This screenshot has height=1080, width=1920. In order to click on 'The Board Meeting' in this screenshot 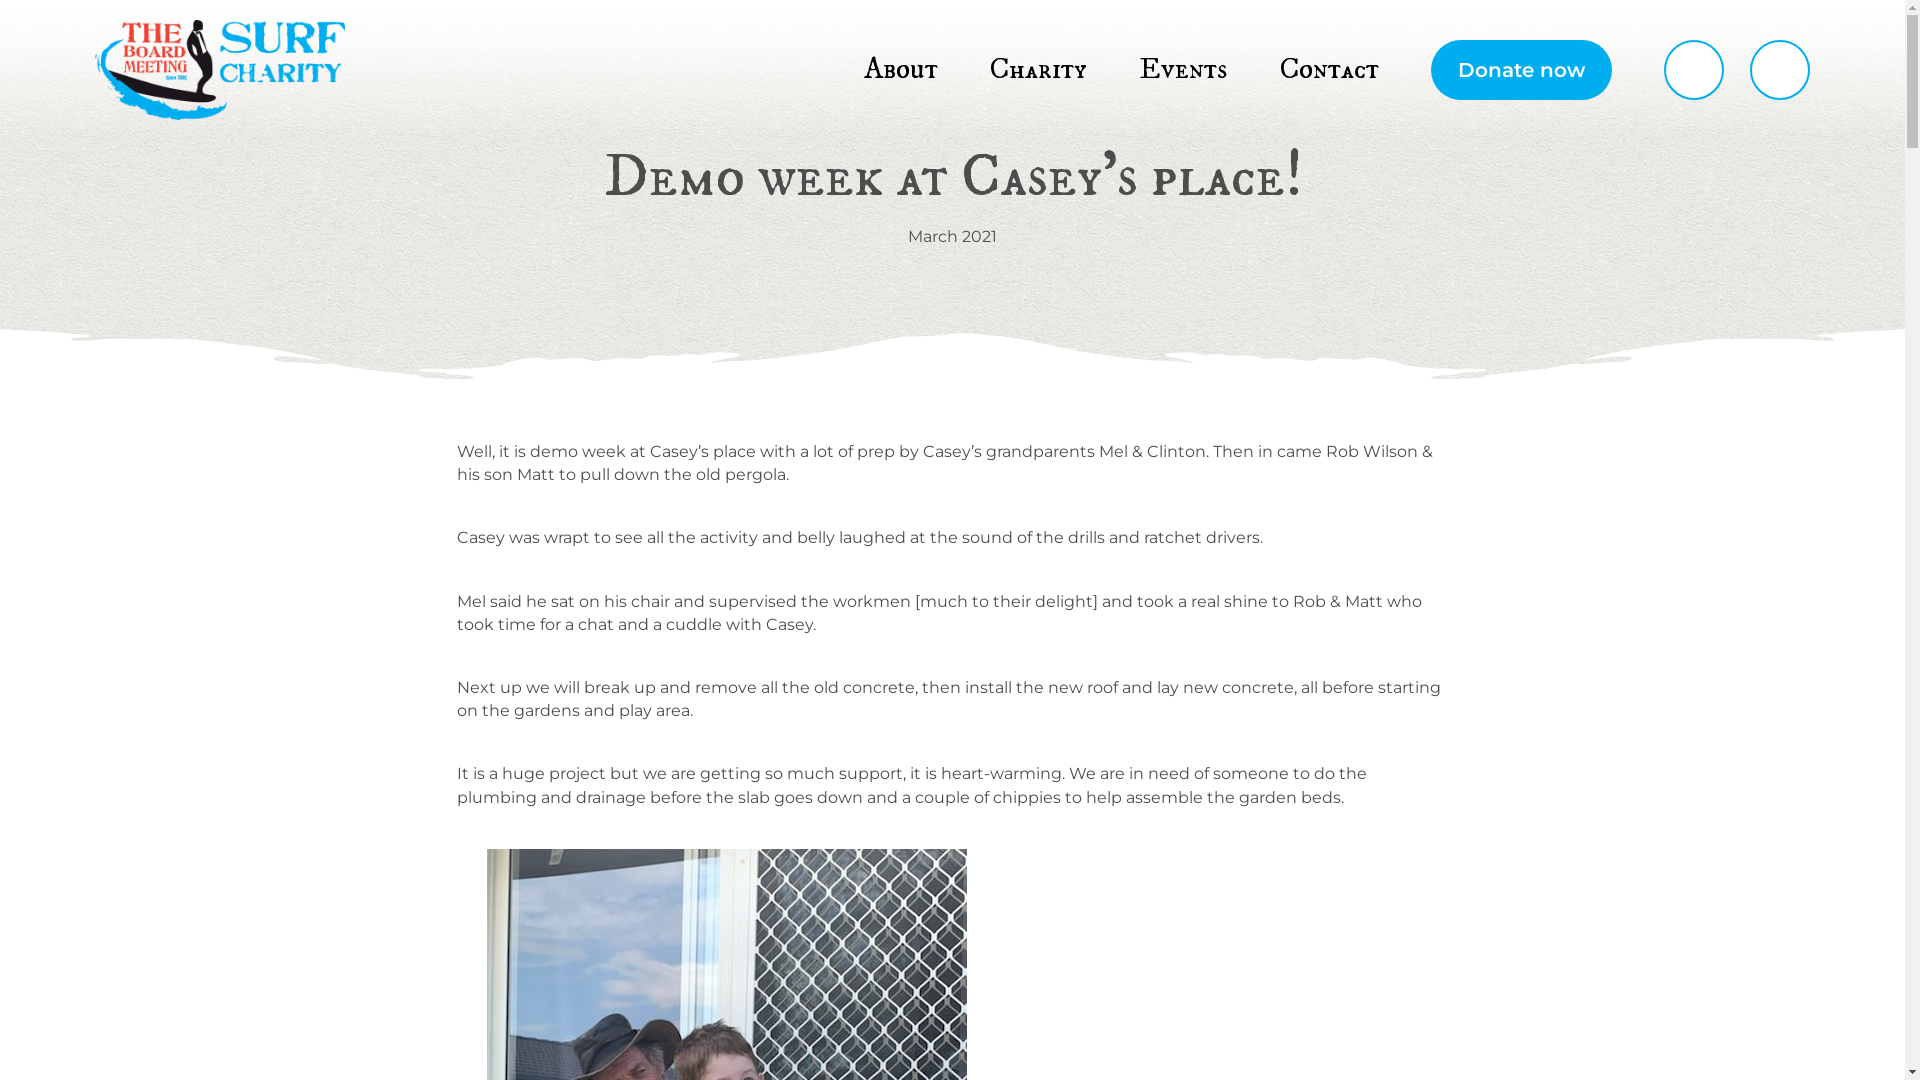, I will do `click(220, 68)`.